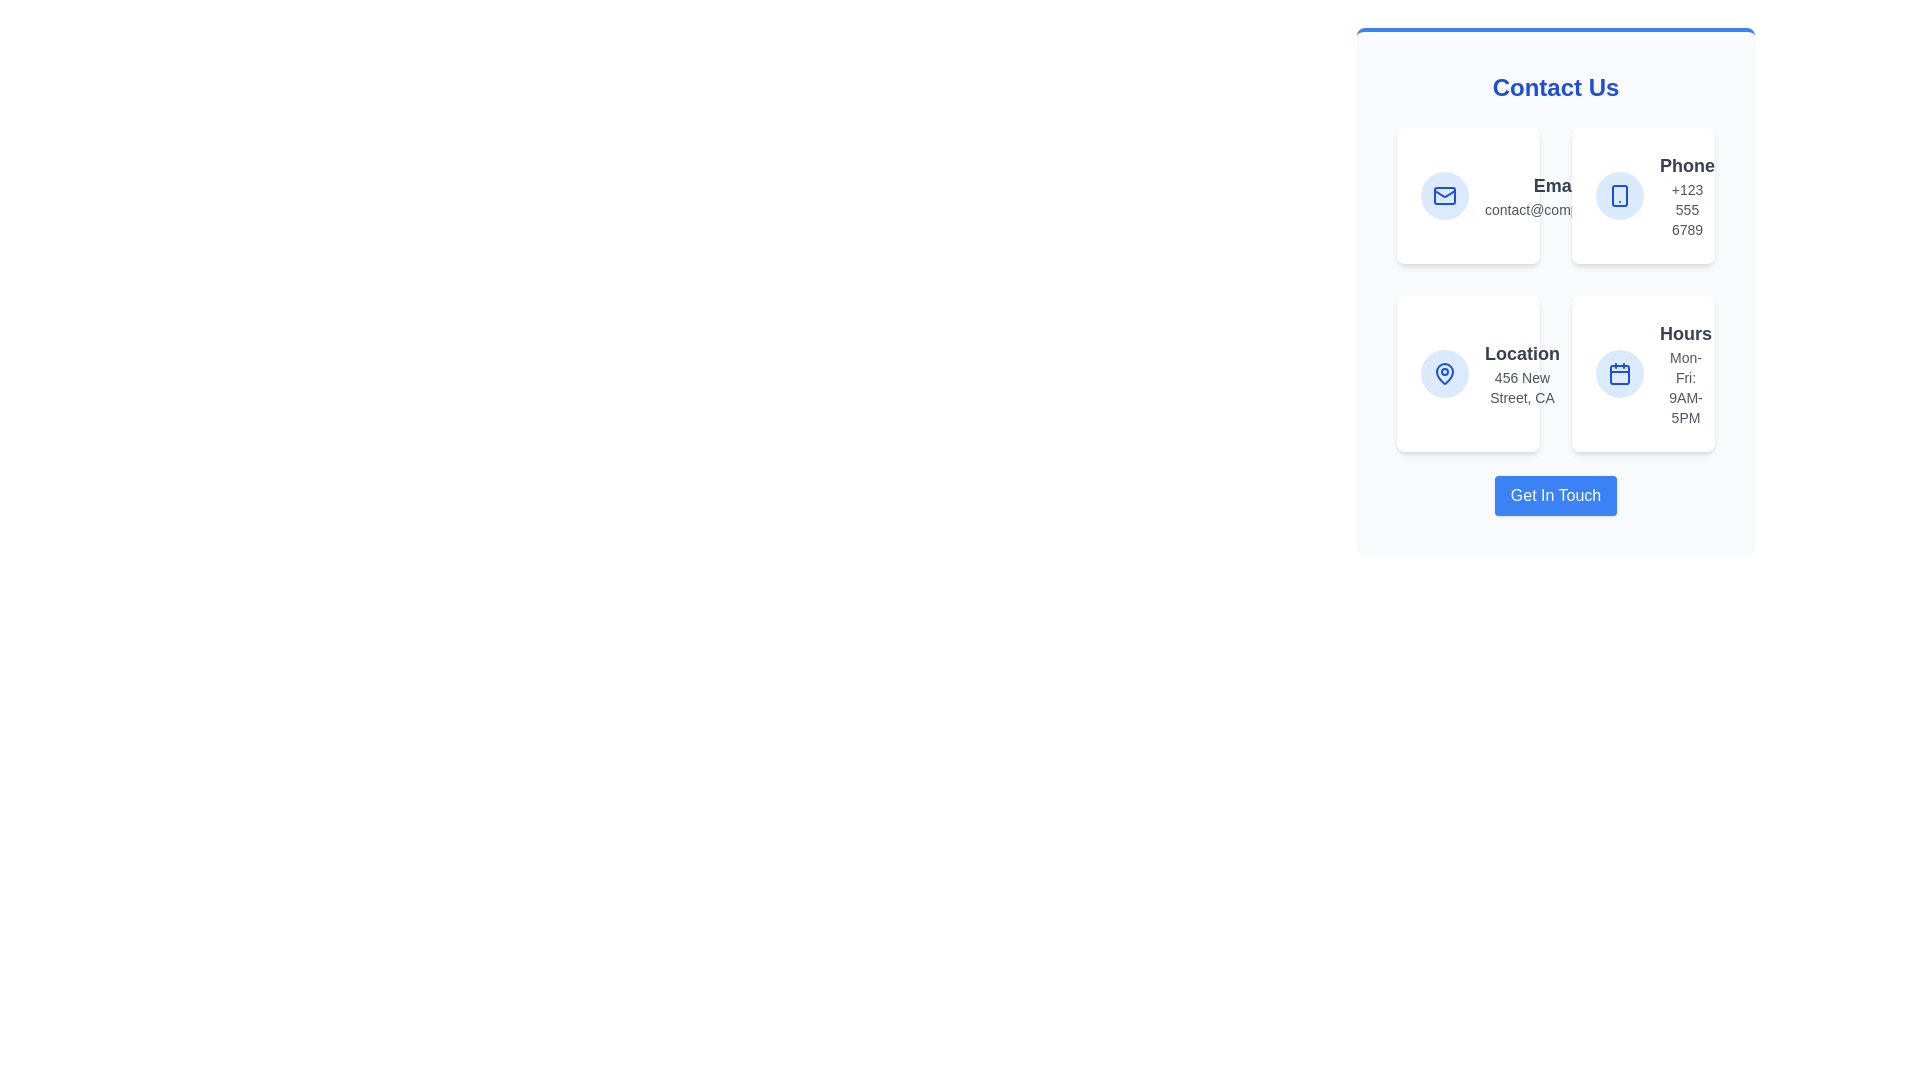 The height and width of the screenshot is (1080, 1920). Describe the element at coordinates (1684, 388) in the screenshot. I see `the text label that reads 'Mon-Fri: 9AM-5PM', which is styled in a small gray font and positioned below the 'Hours' text in the 'Contact Us' section` at that location.